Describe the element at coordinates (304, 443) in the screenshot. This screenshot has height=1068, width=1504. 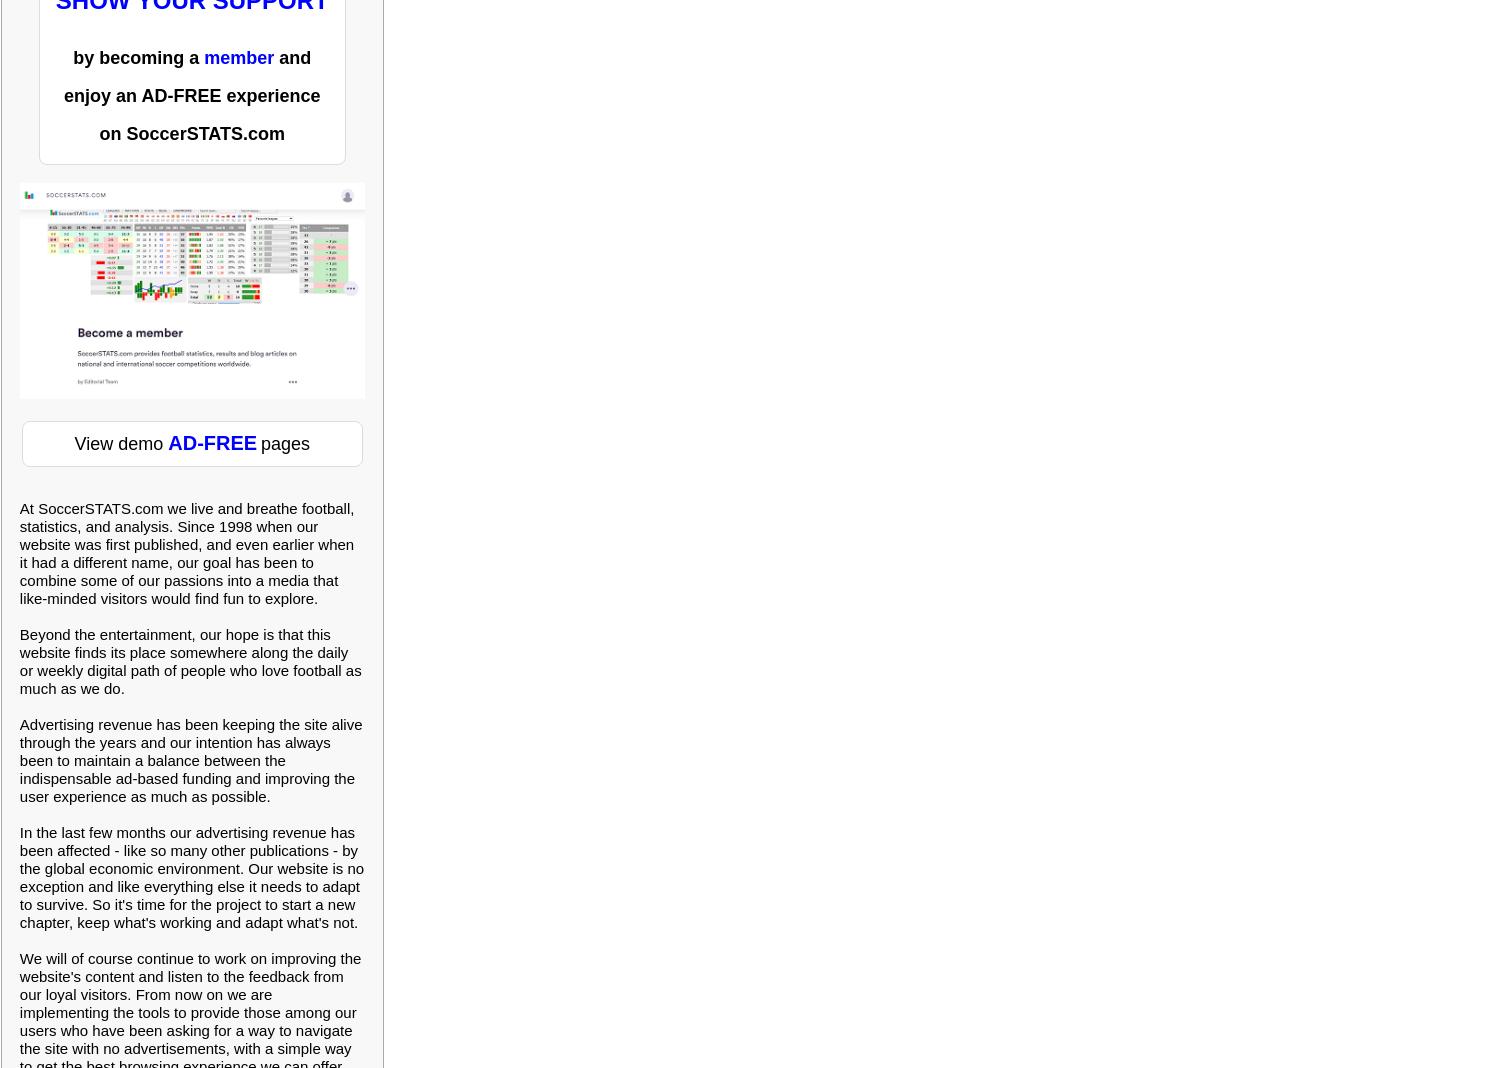
I see `'pages'` at that location.